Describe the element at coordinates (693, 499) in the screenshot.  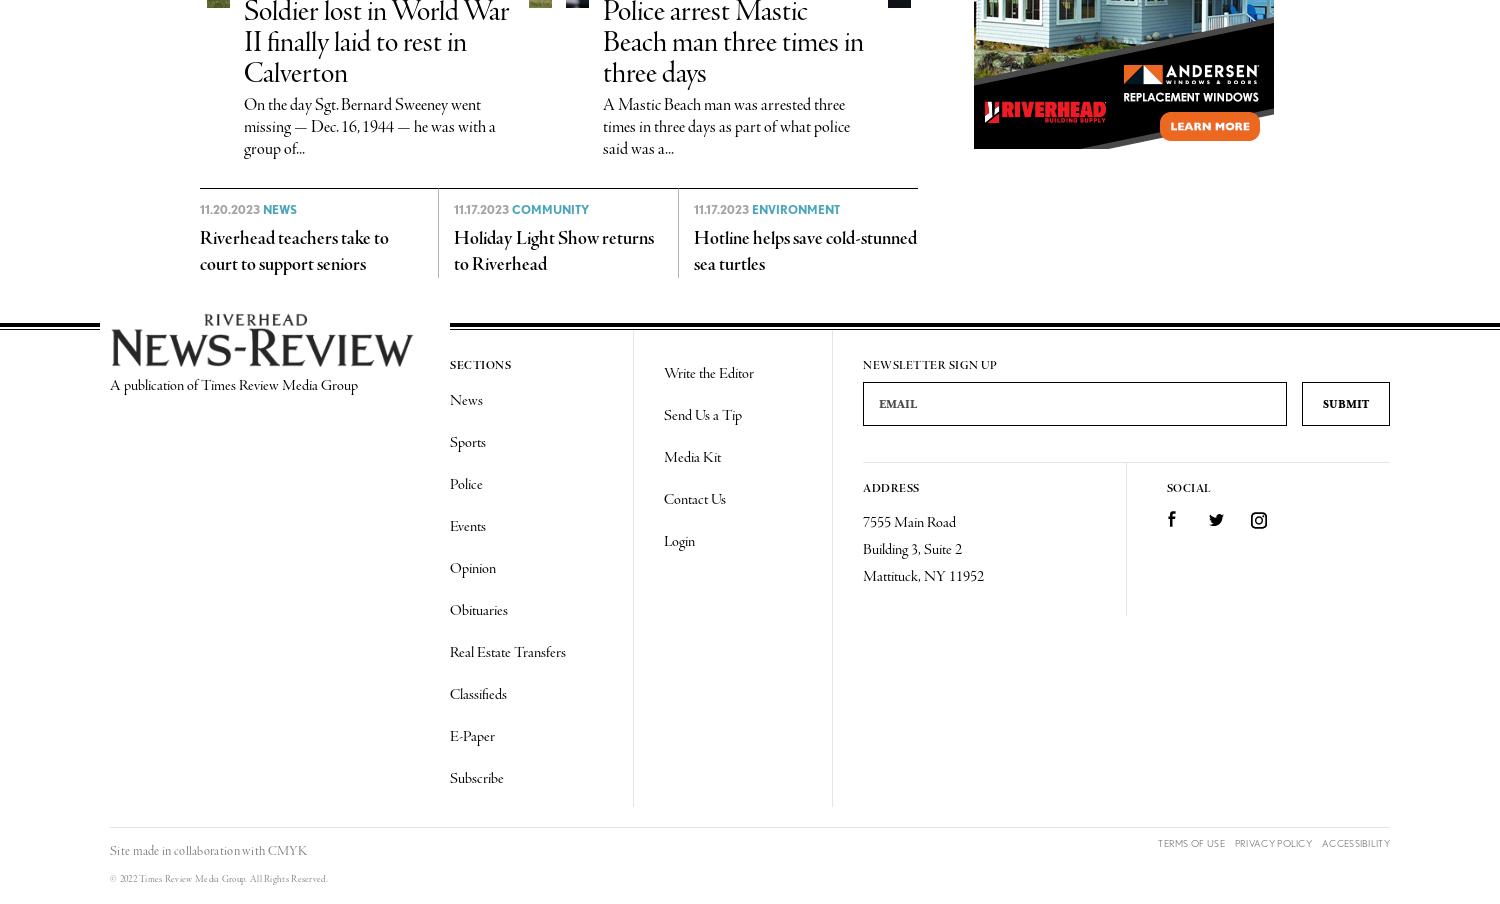
I see `'Contact Us'` at that location.